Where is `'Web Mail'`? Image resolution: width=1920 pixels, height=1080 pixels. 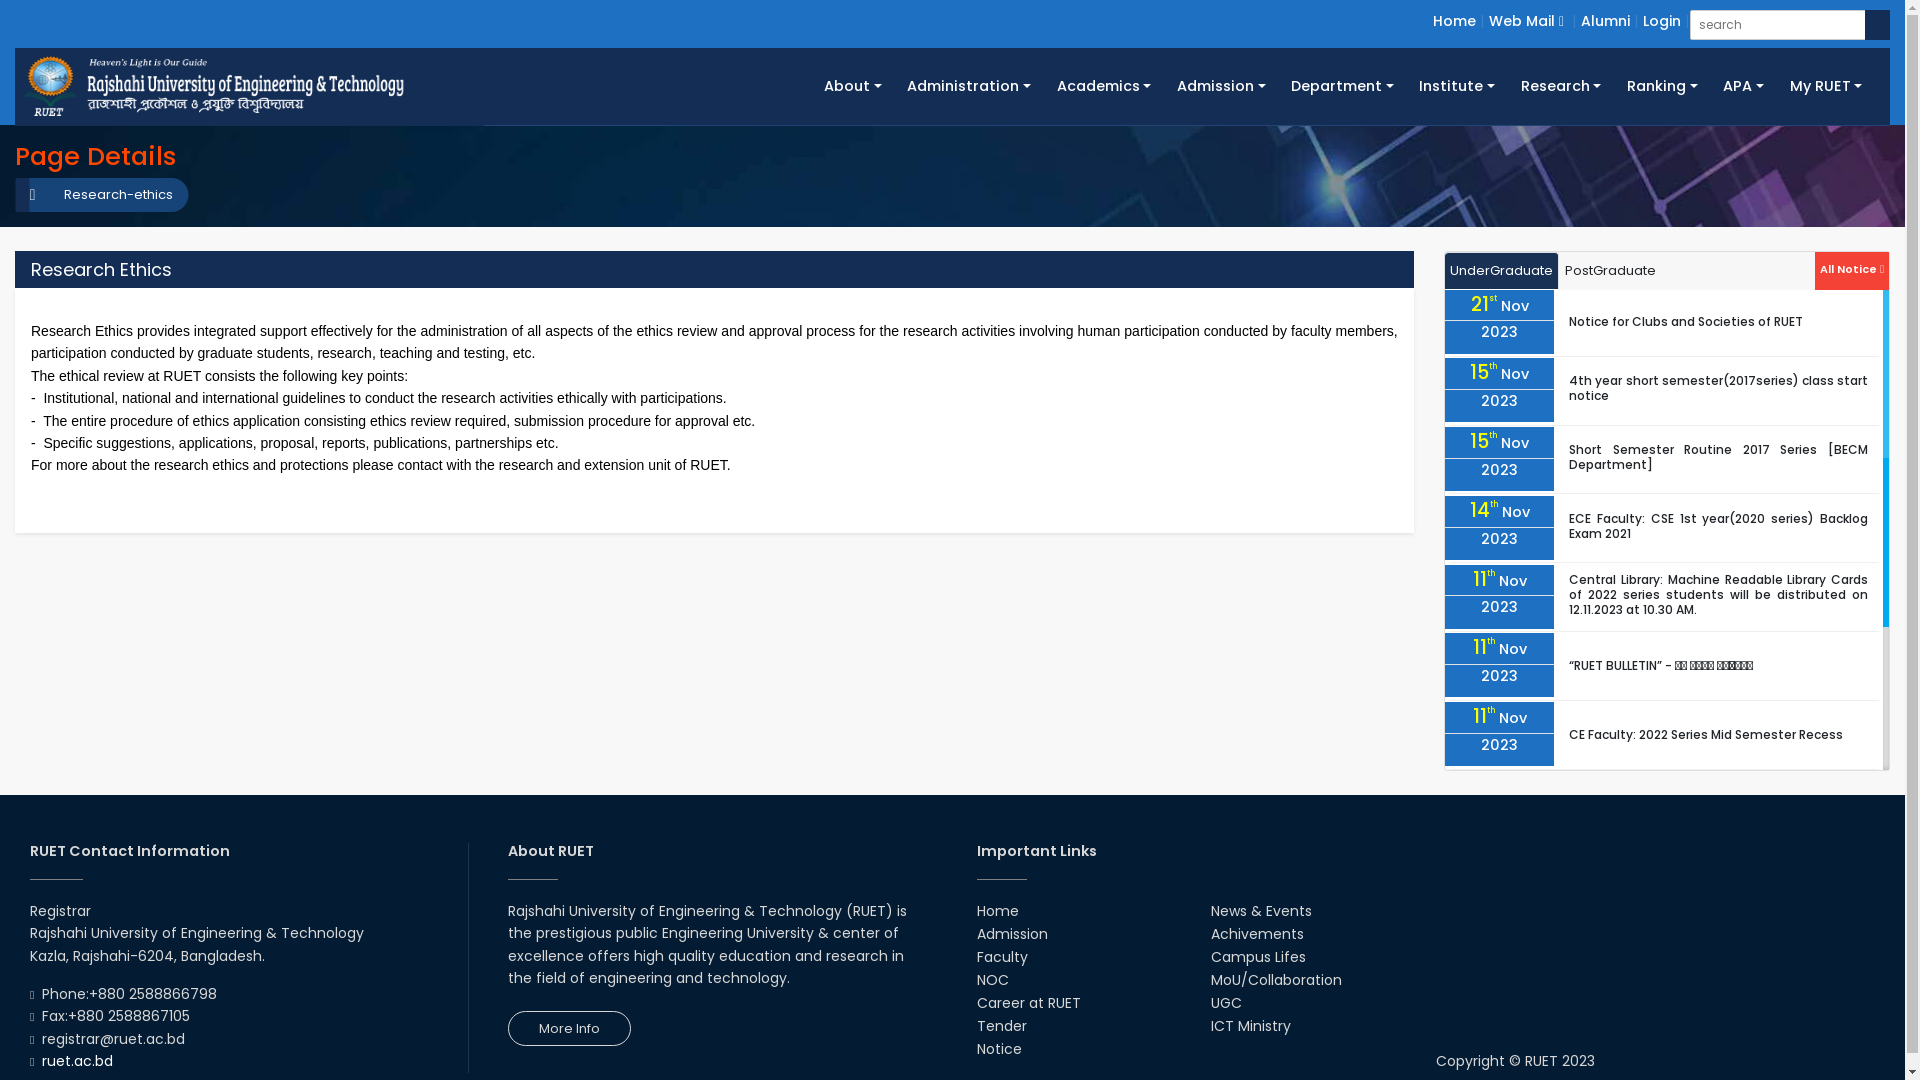
'Web Mail' is located at coordinates (1488, 20).